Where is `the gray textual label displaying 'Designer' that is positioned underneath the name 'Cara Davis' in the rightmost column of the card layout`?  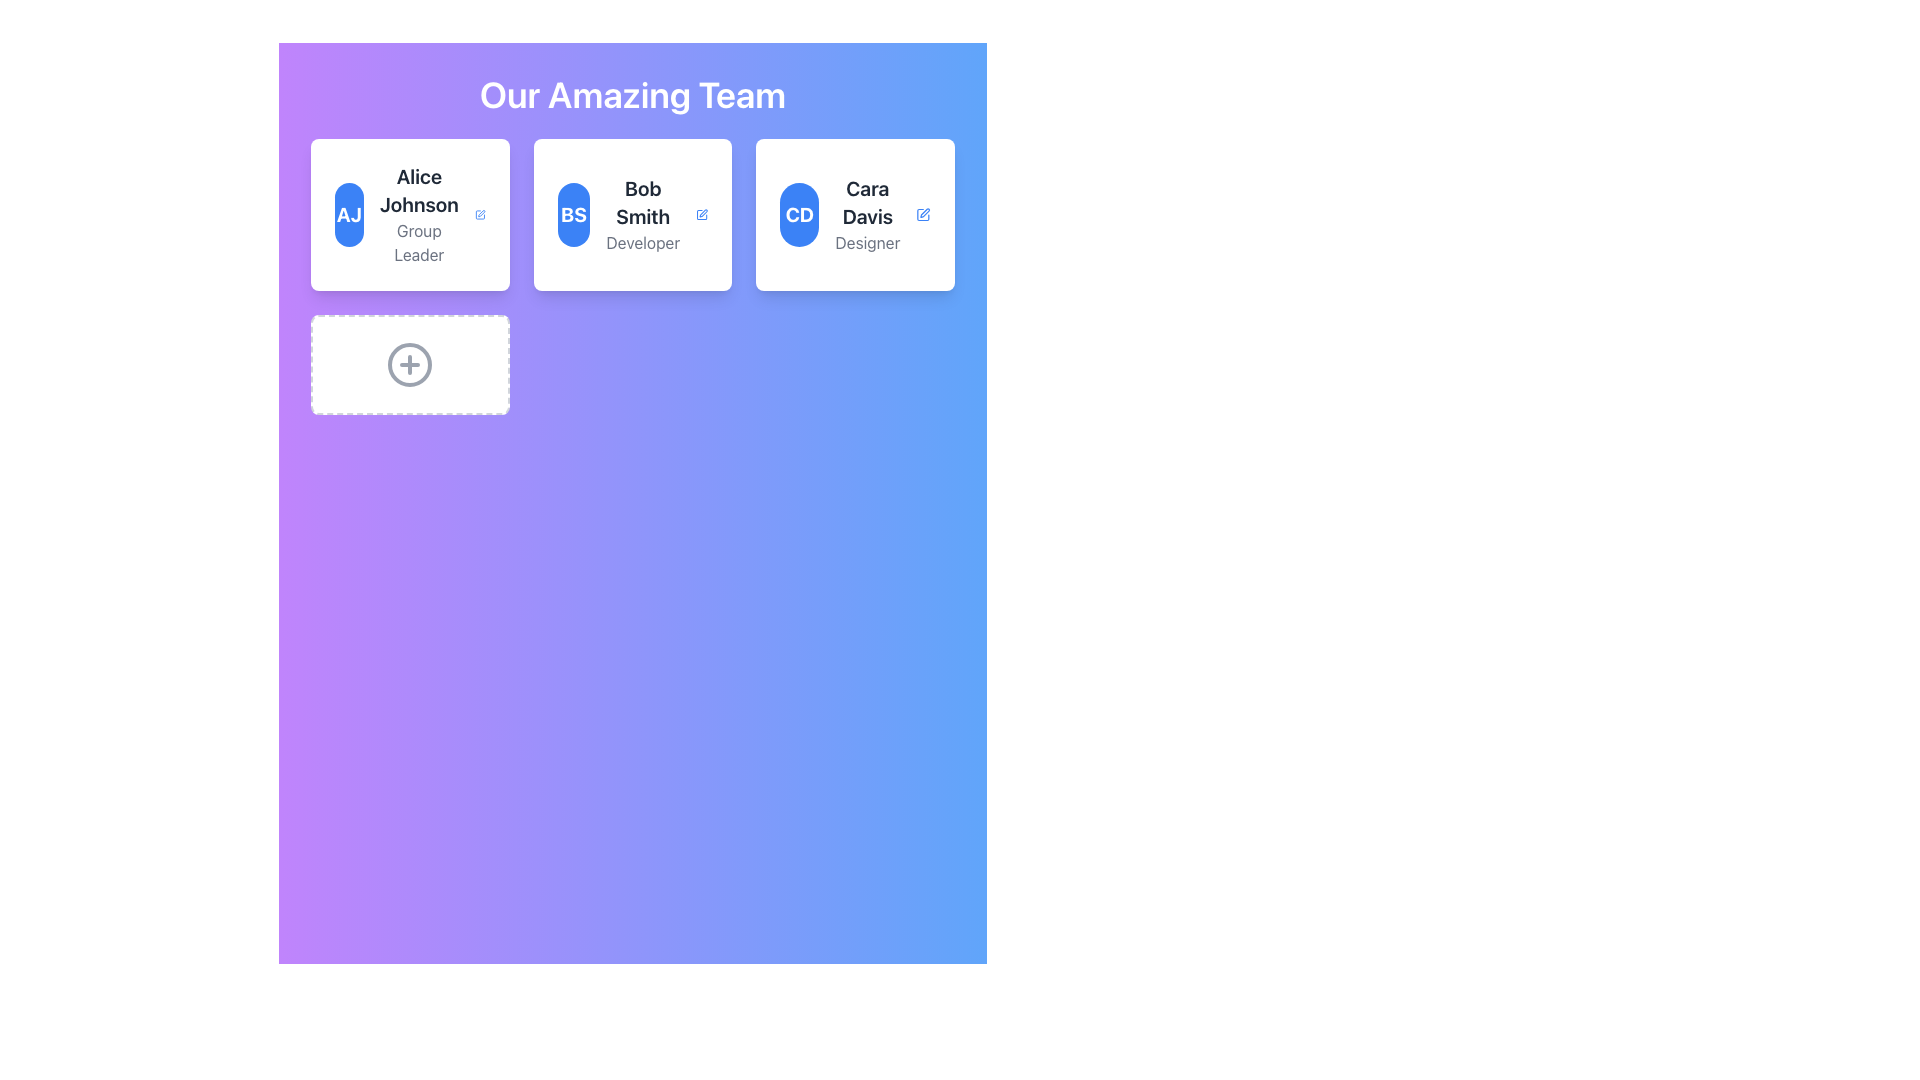
the gray textual label displaying 'Designer' that is positioned underneath the name 'Cara Davis' in the rightmost column of the card layout is located at coordinates (867, 242).